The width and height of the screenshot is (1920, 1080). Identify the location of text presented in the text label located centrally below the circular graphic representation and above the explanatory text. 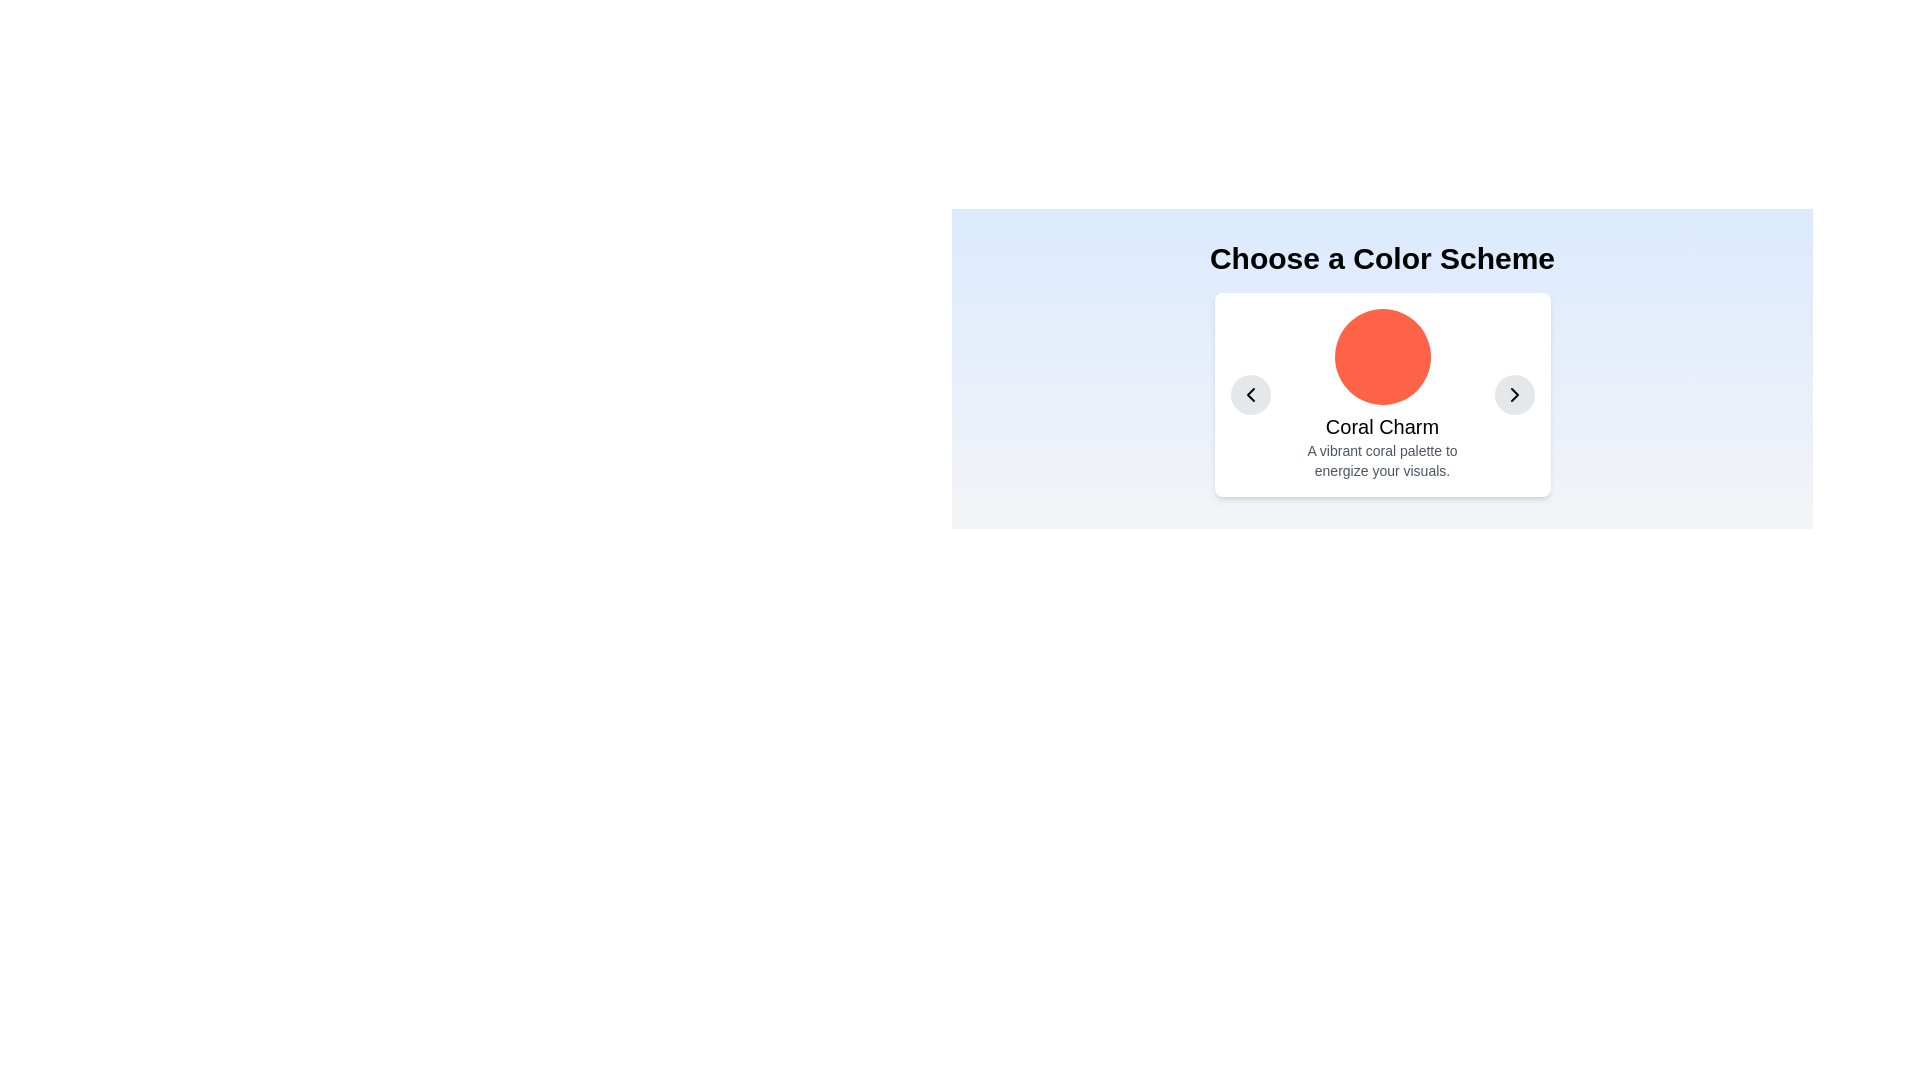
(1381, 426).